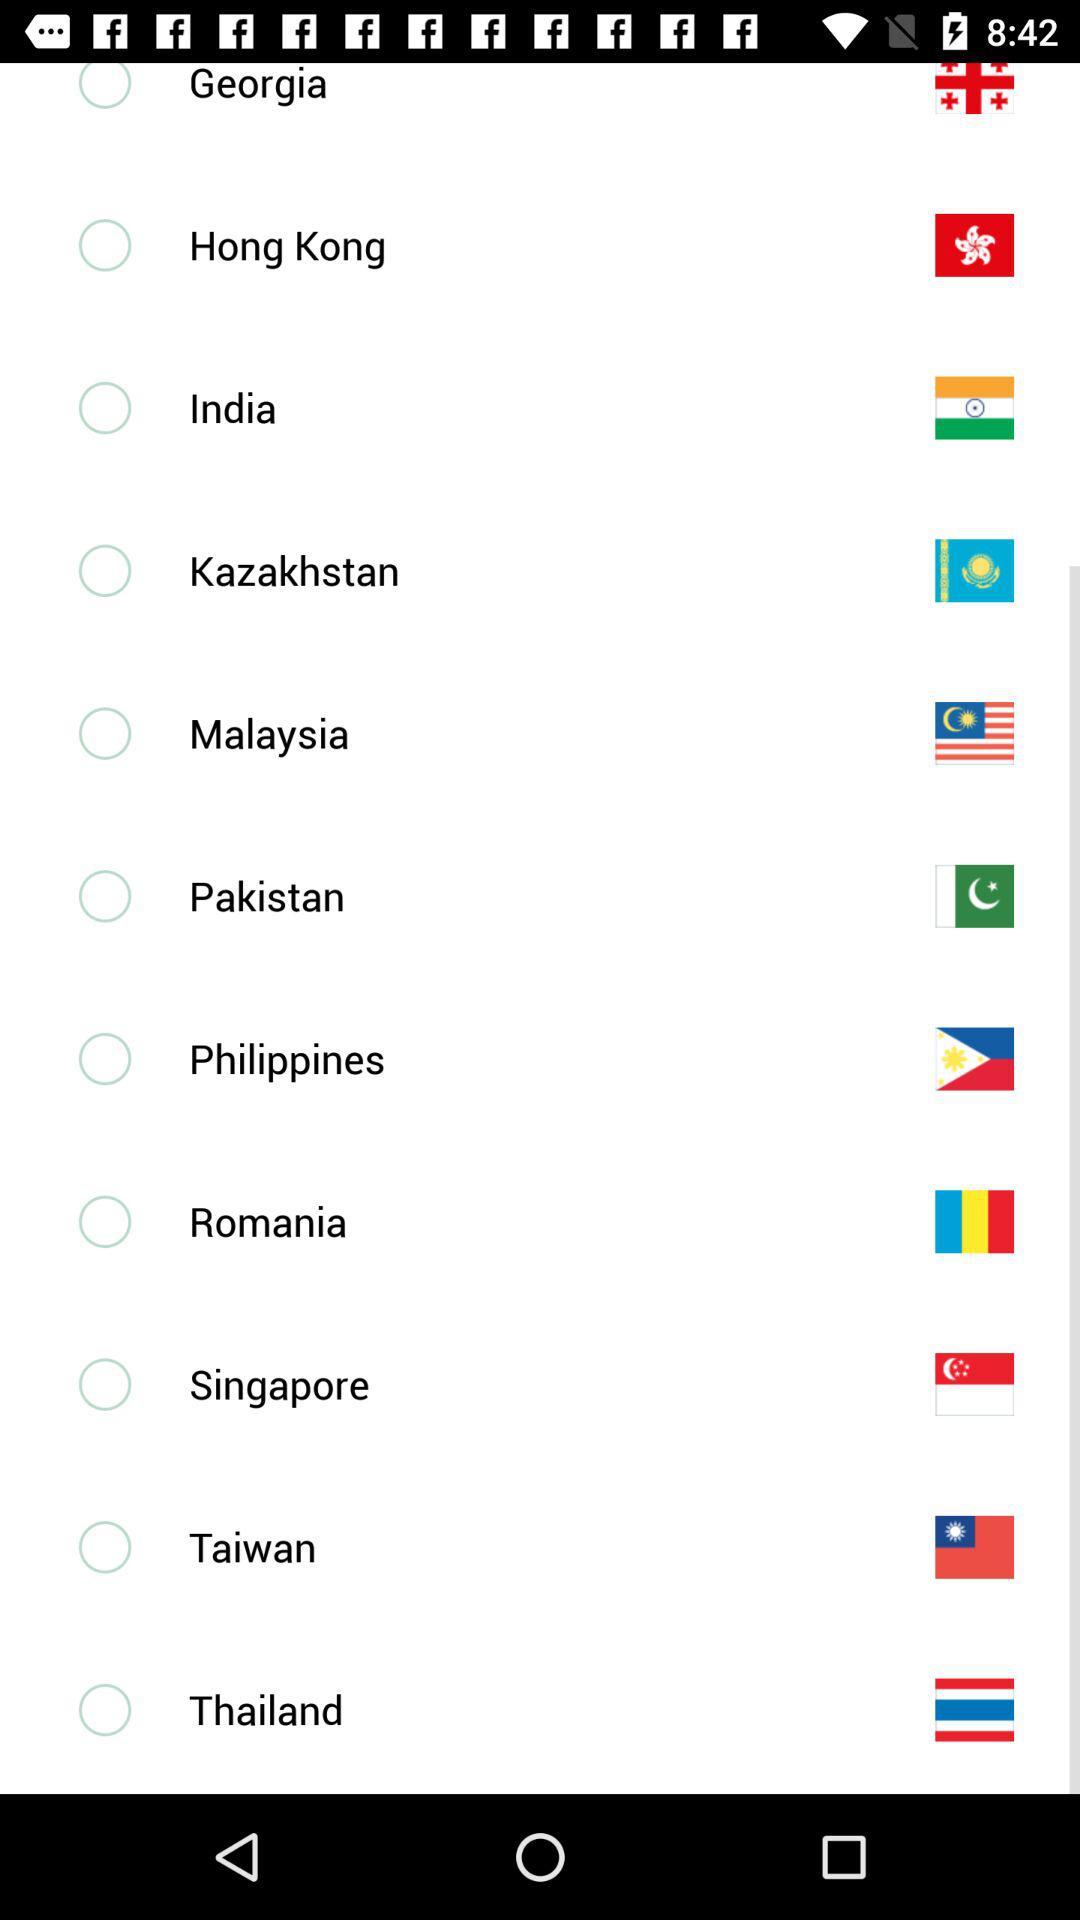  Describe the element at coordinates (528, 894) in the screenshot. I see `the pakistan item` at that location.